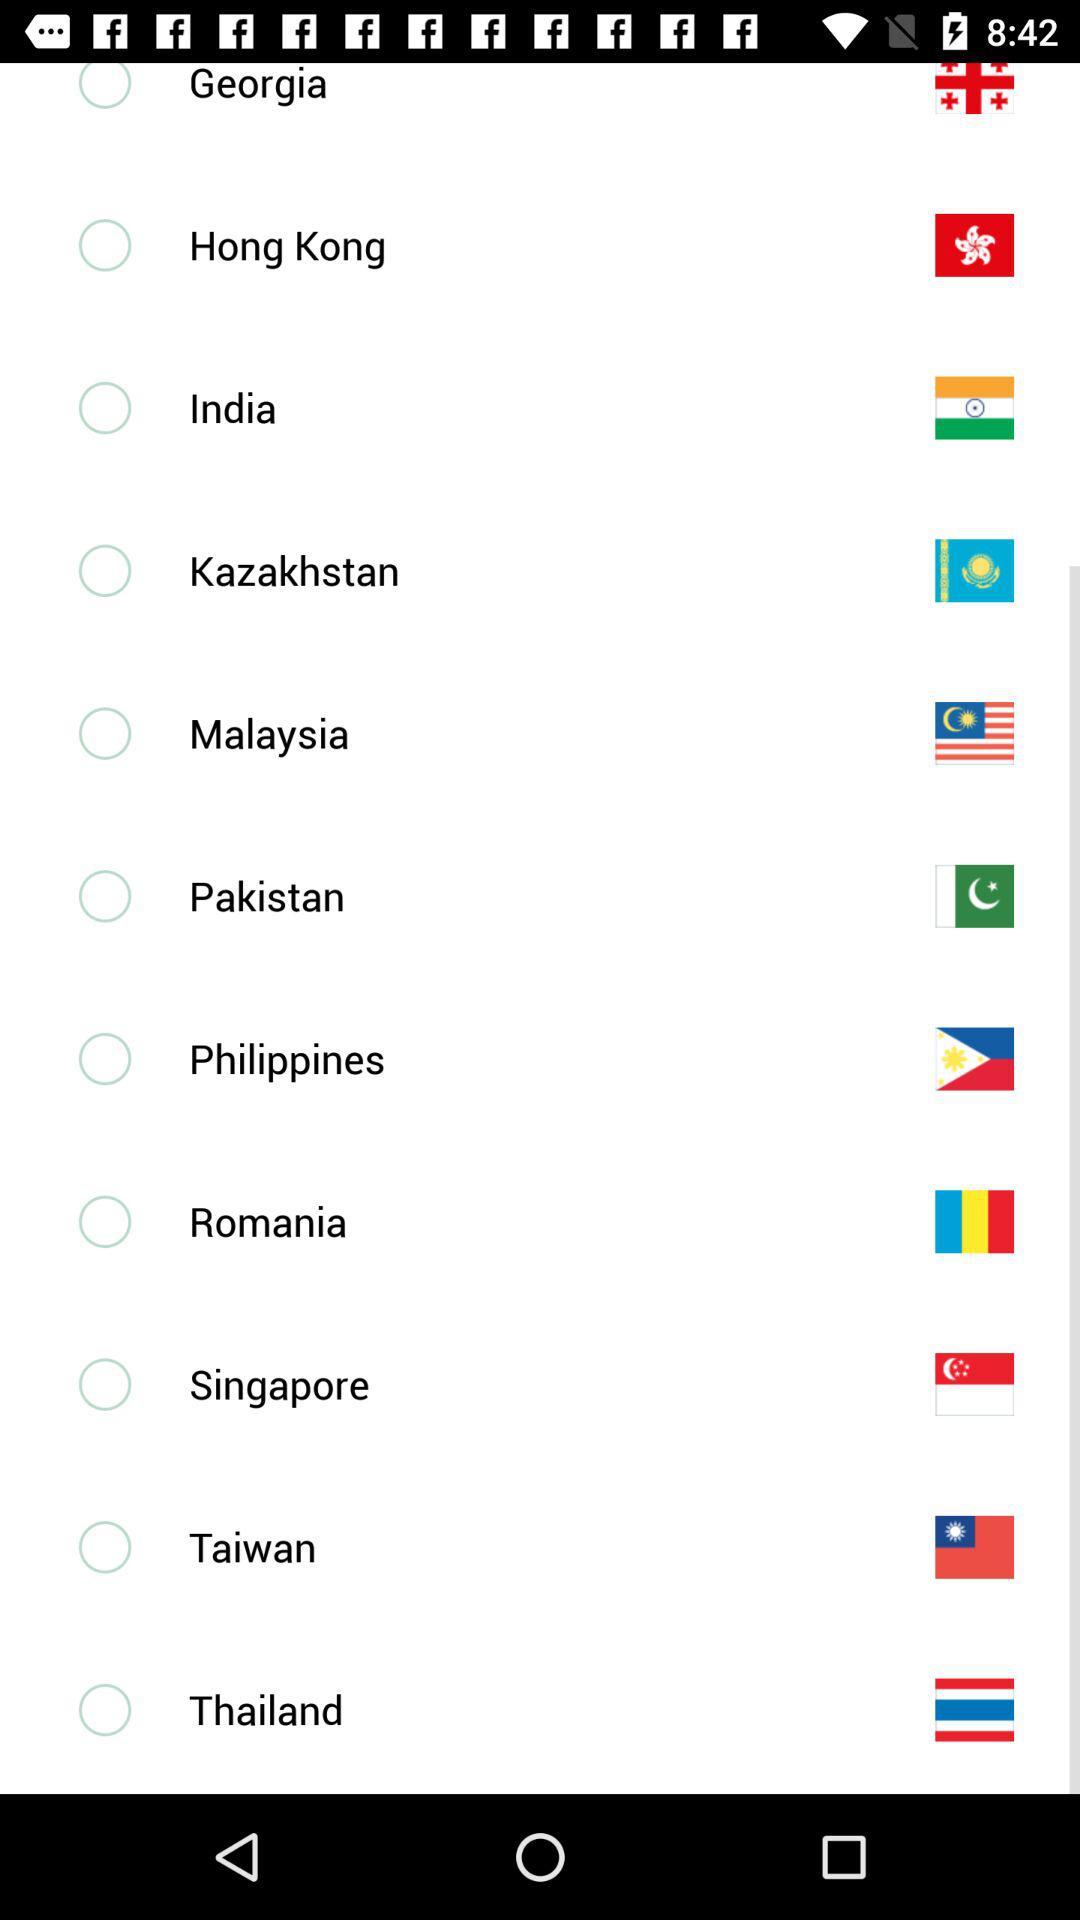  Describe the element at coordinates (528, 894) in the screenshot. I see `the pakistan item` at that location.